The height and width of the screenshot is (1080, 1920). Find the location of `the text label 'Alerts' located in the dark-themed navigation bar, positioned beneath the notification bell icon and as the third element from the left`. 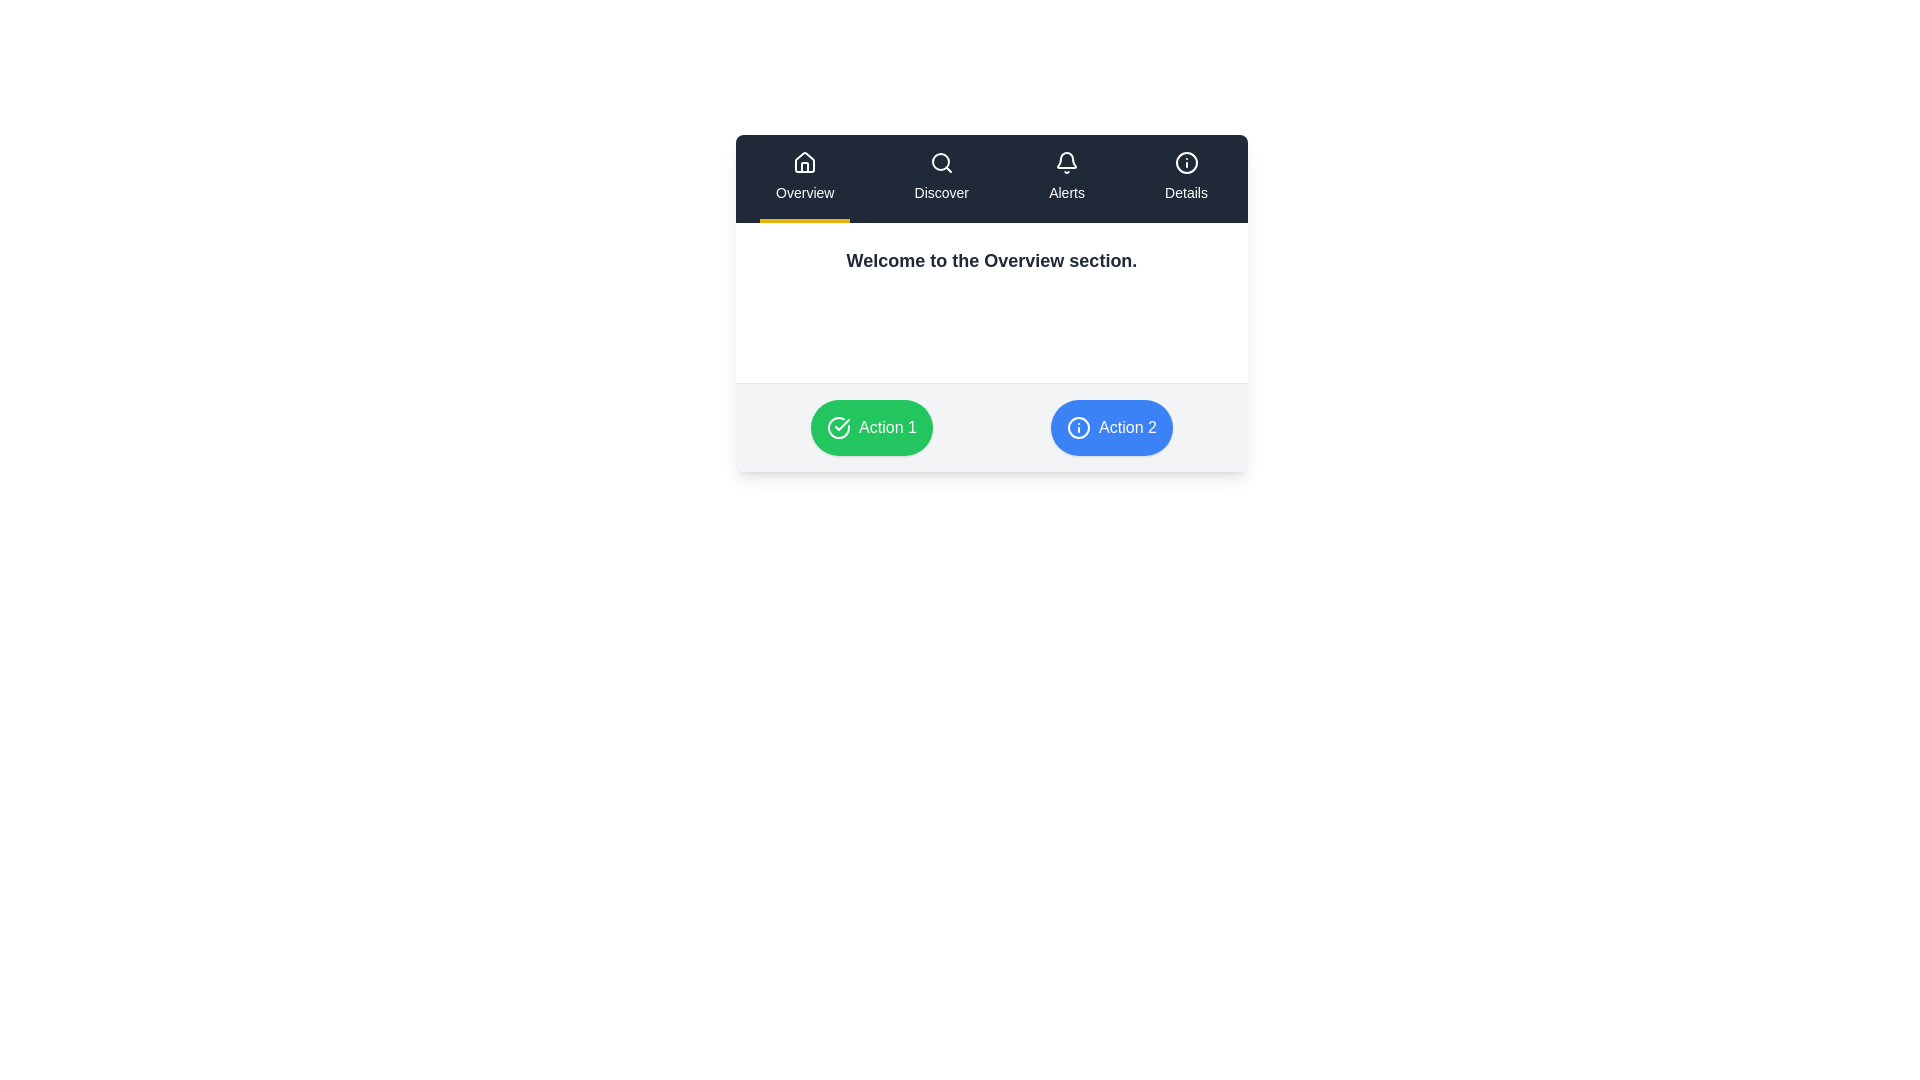

the text label 'Alerts' located in the dark-themed navigation bar, positioned beneath the notification bell icon and as the third element from the left is located at coordinates (1066, 192).